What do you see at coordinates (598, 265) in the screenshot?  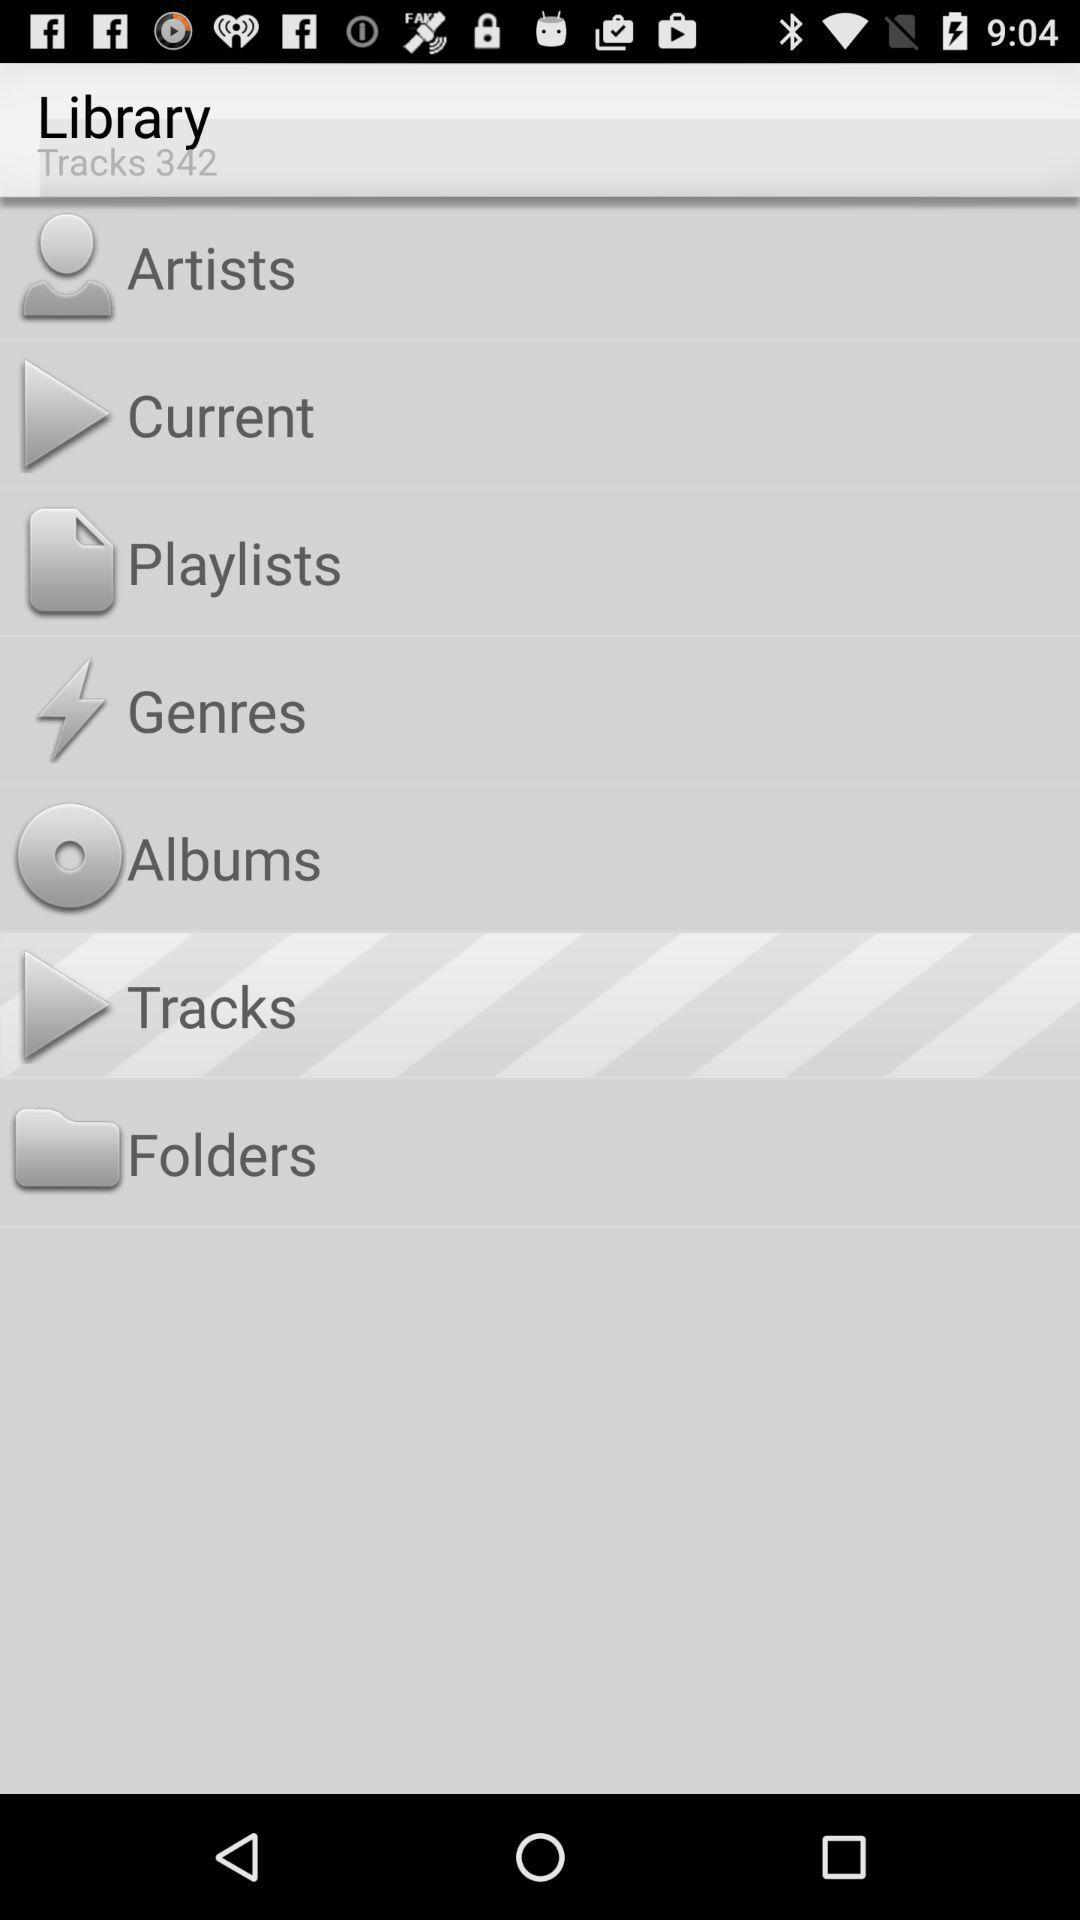 I see `artists item` at bounding box center [598, 265].